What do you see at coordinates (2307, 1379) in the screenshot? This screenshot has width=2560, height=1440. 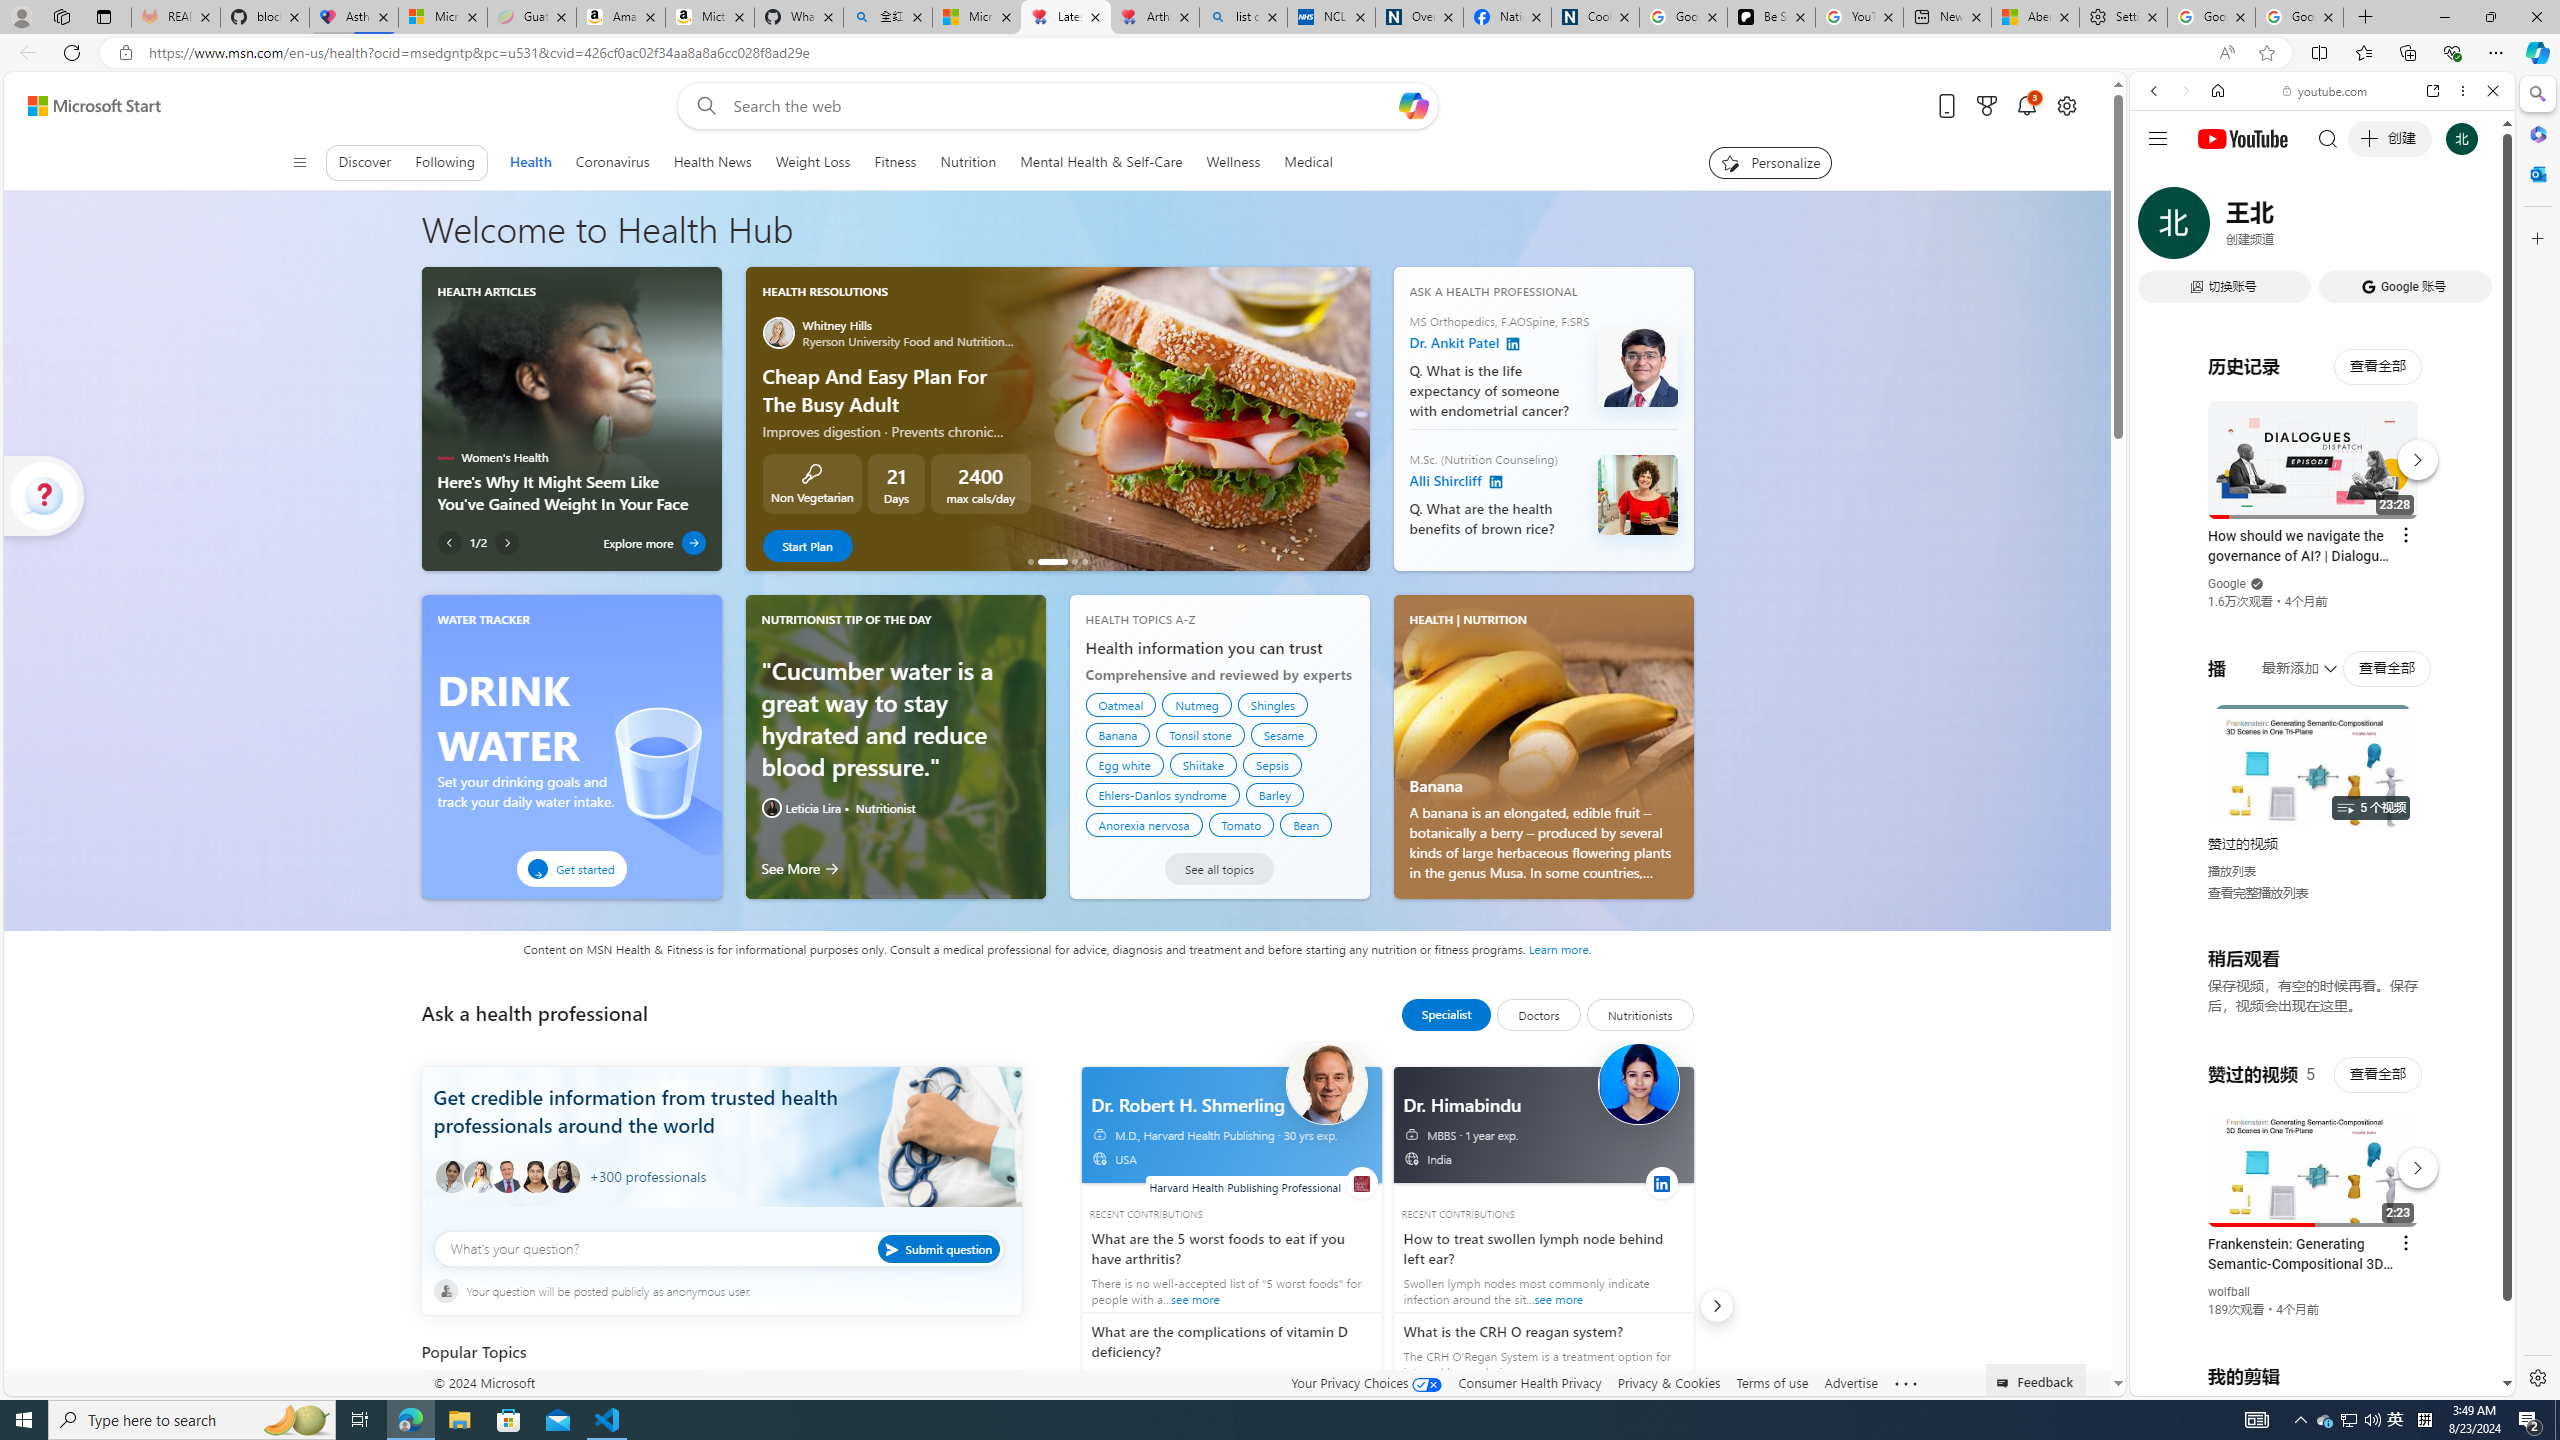 I see `'Class: dict_pnIcon rms_img'` at bounding box center [2307, 1379].